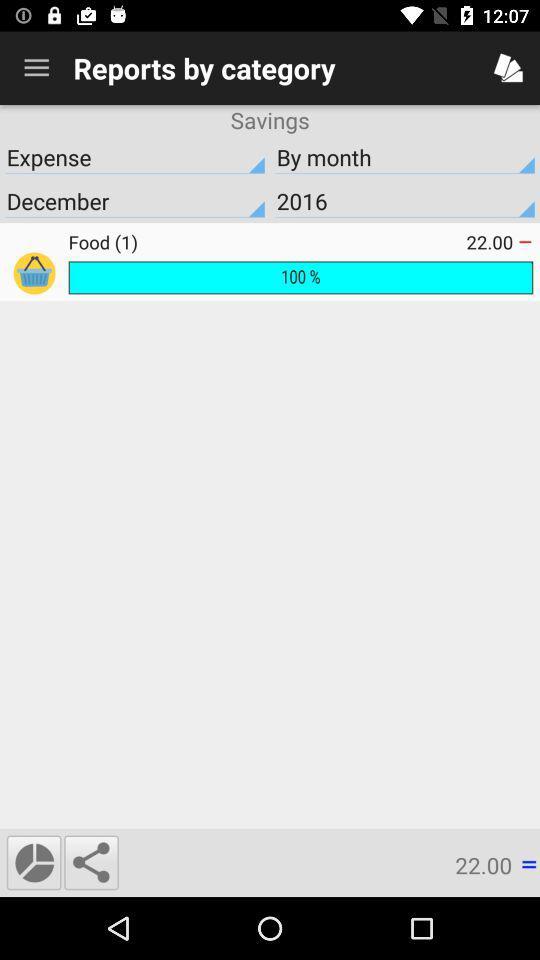 Image resolution: width=540 pixels, height=960 pixels. Describe the element at coordinates (299, 276) in the screenshot. I see `the icon below food (1)` at that location.